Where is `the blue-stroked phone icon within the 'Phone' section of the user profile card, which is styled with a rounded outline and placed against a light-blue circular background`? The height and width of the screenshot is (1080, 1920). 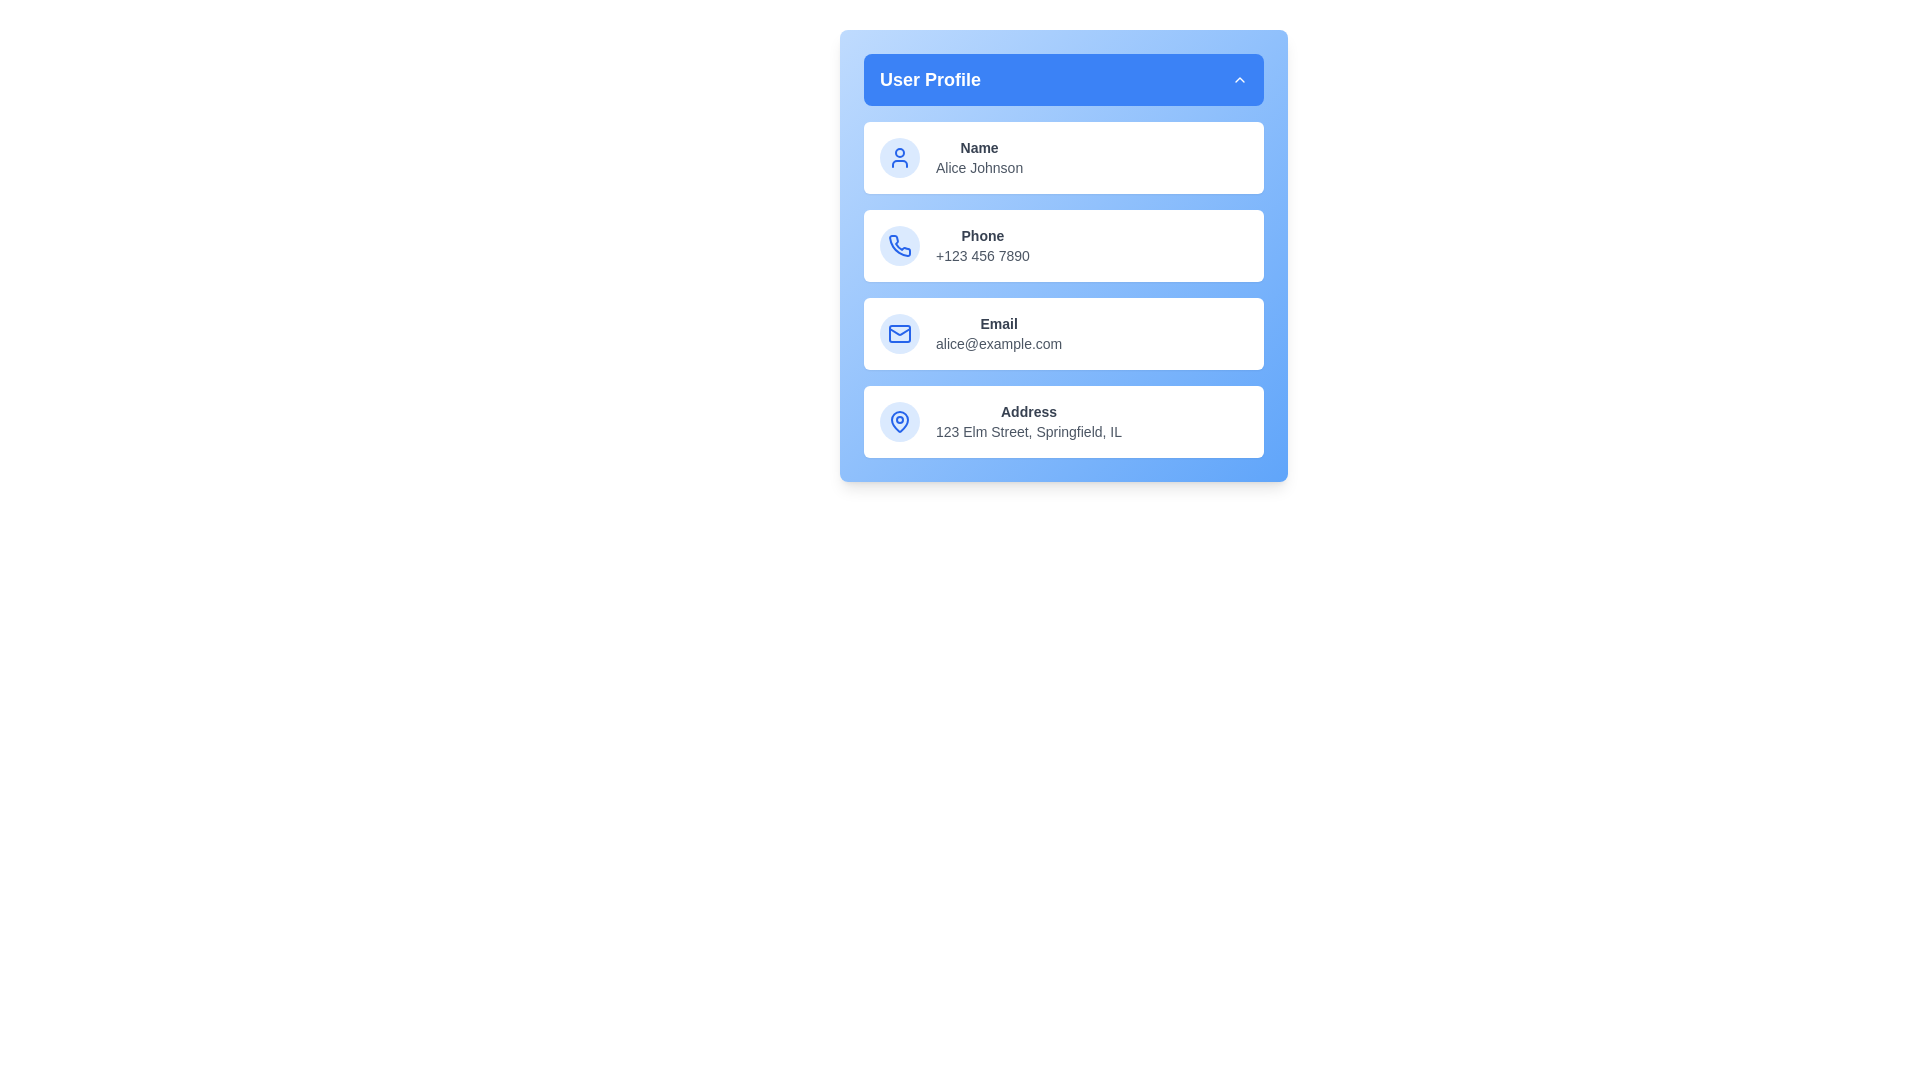
the blue-stroked phone icon within the 'Phone' section of the user profile card, which is styled with a rounded outline and placed against a light-blue circular background is located at coordinates (899, 245).